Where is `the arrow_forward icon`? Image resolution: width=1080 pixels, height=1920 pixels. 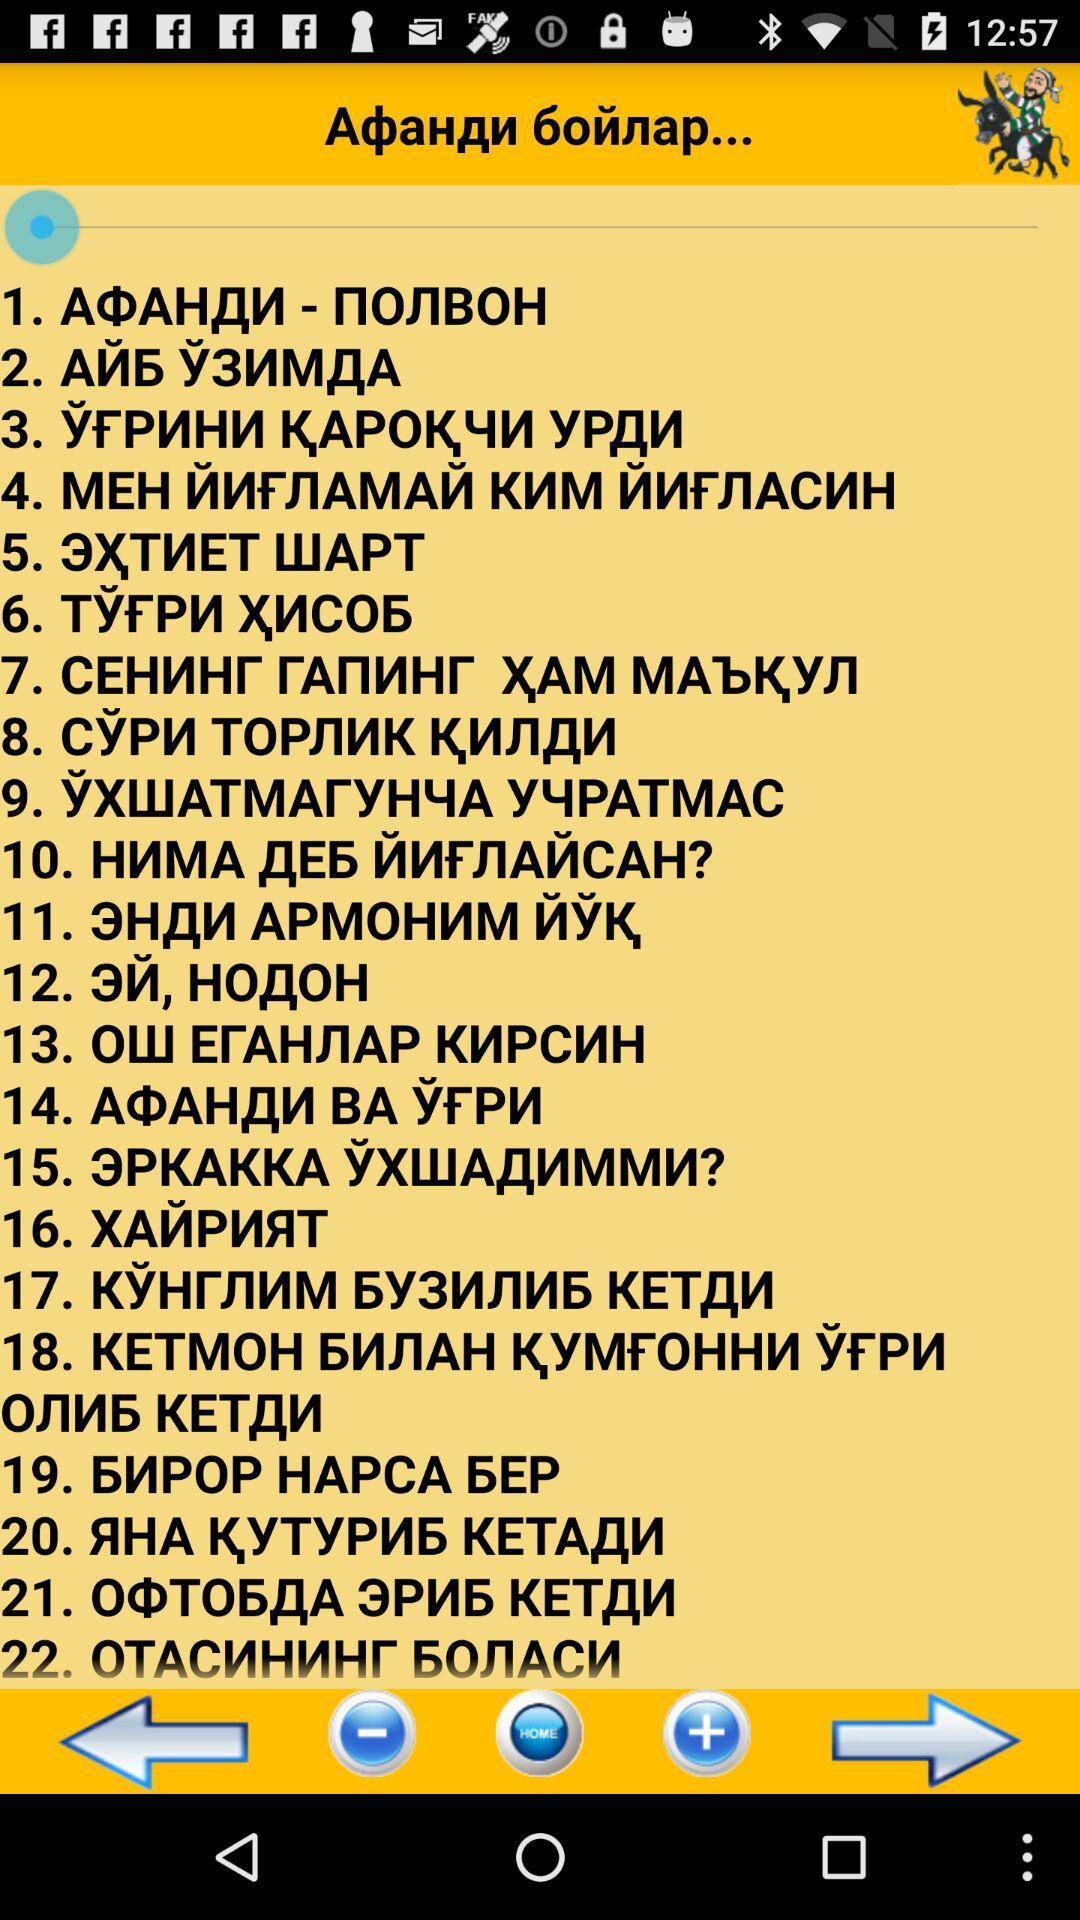 the arrow_forward icon is located at coordinates (935, 1862).